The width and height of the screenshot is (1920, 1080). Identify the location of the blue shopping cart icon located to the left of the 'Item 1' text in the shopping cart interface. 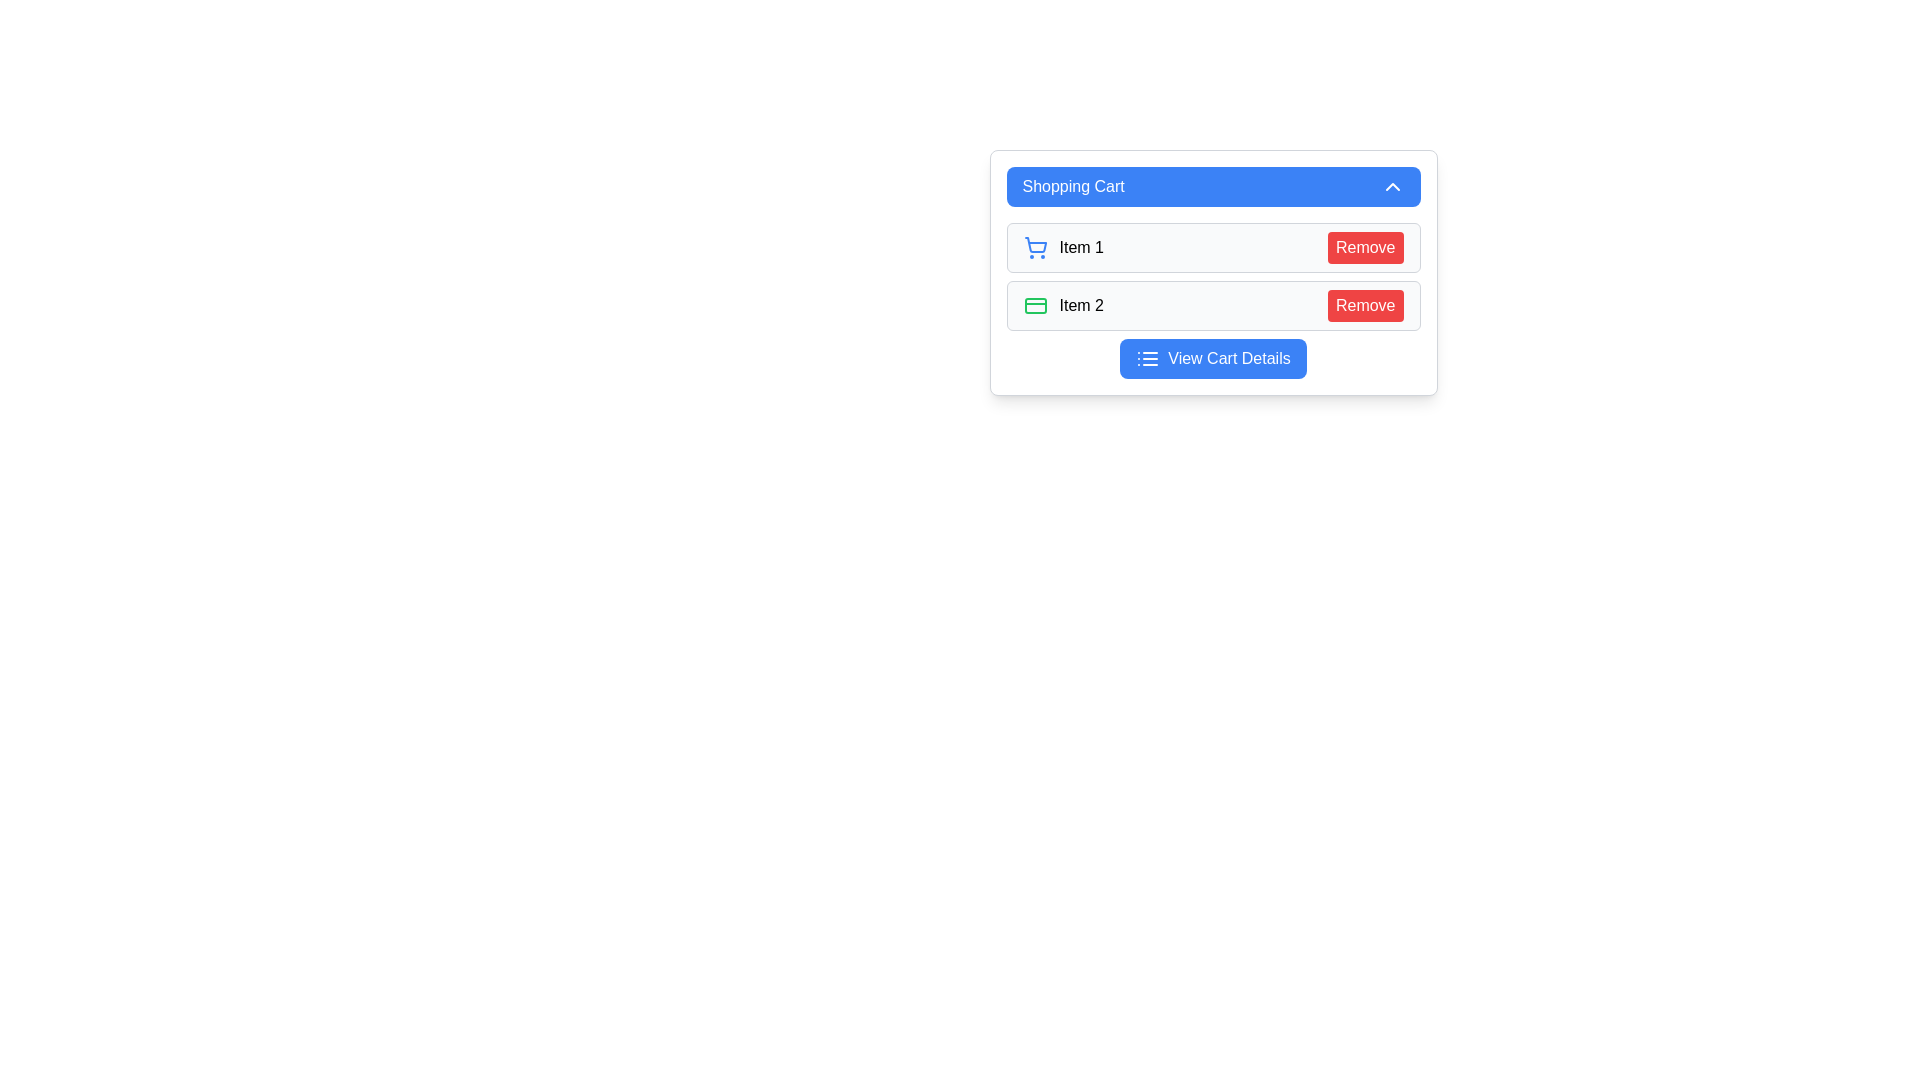
(1035, 246).